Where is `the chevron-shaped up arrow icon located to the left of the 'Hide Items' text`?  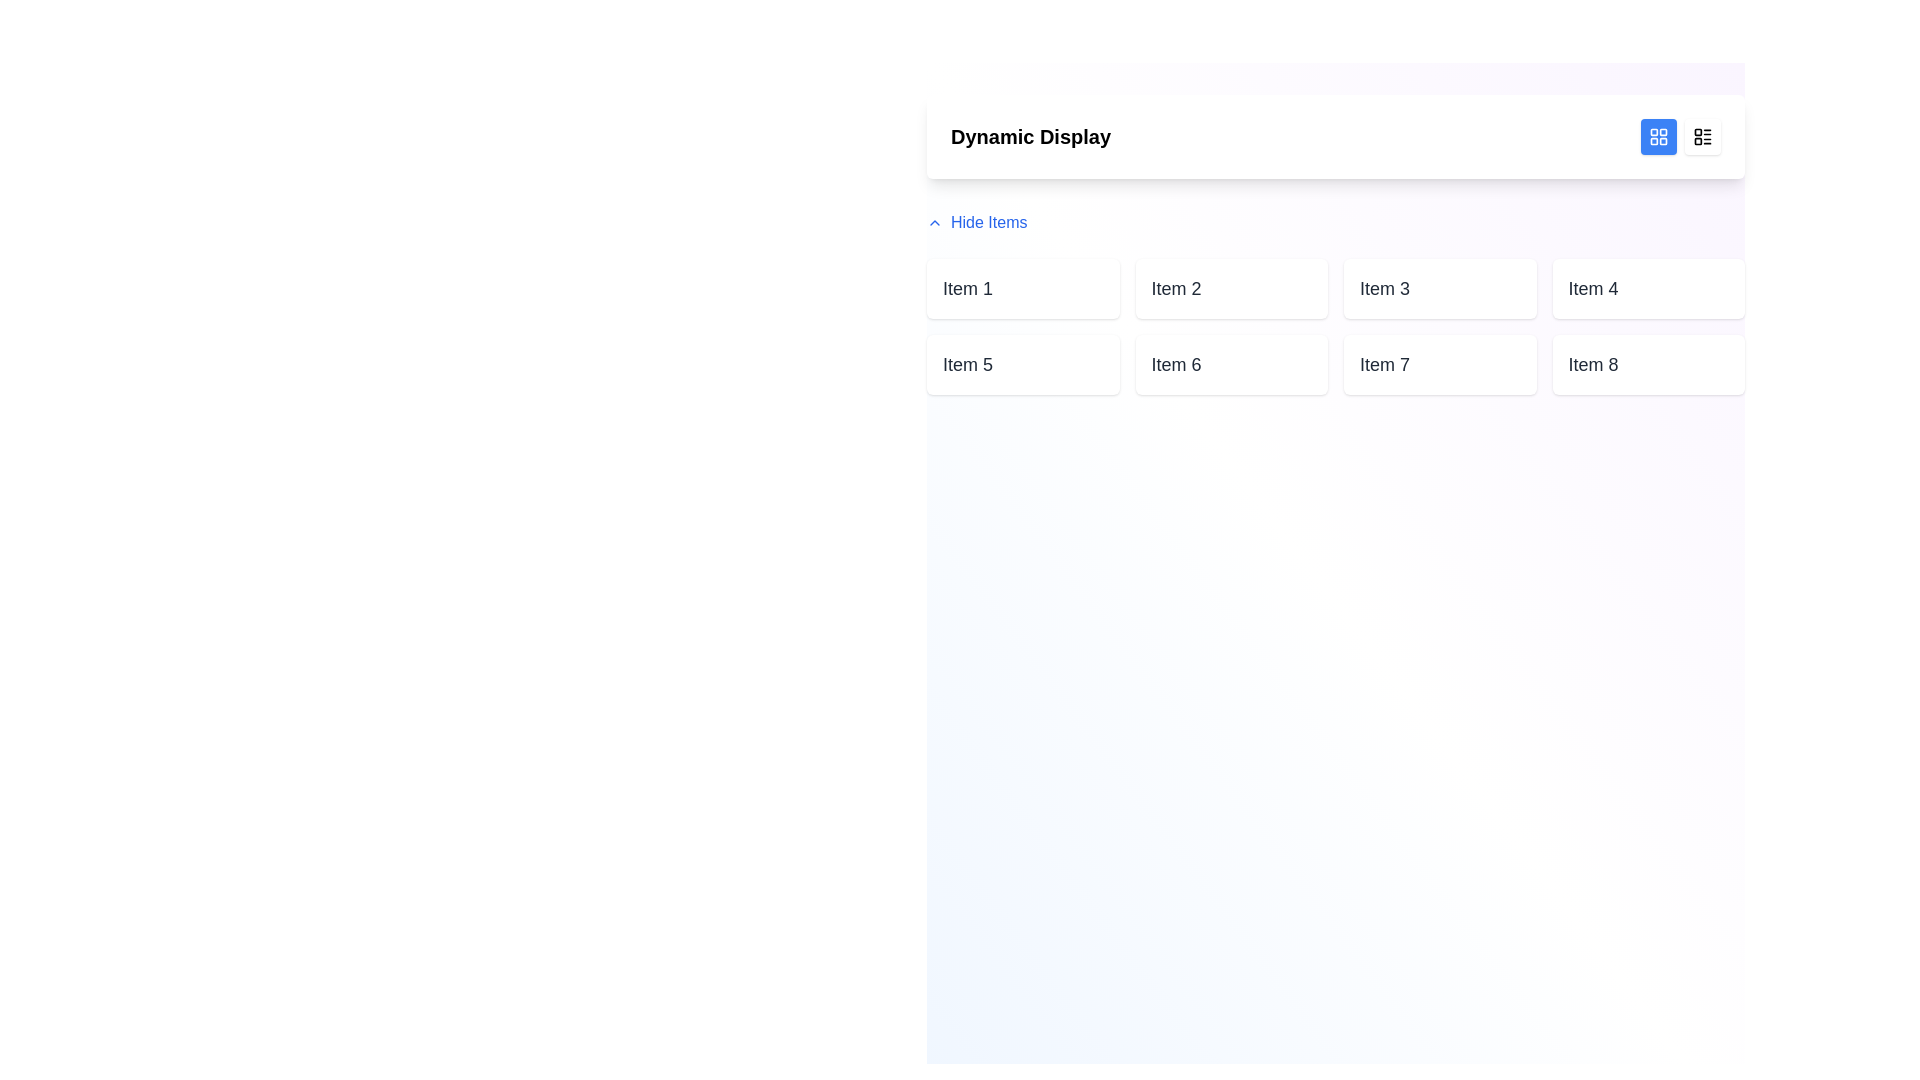 the chevron-shaped up arrow icon located to the left of the 'Hide Items' text is located at coordinates (934, 223).